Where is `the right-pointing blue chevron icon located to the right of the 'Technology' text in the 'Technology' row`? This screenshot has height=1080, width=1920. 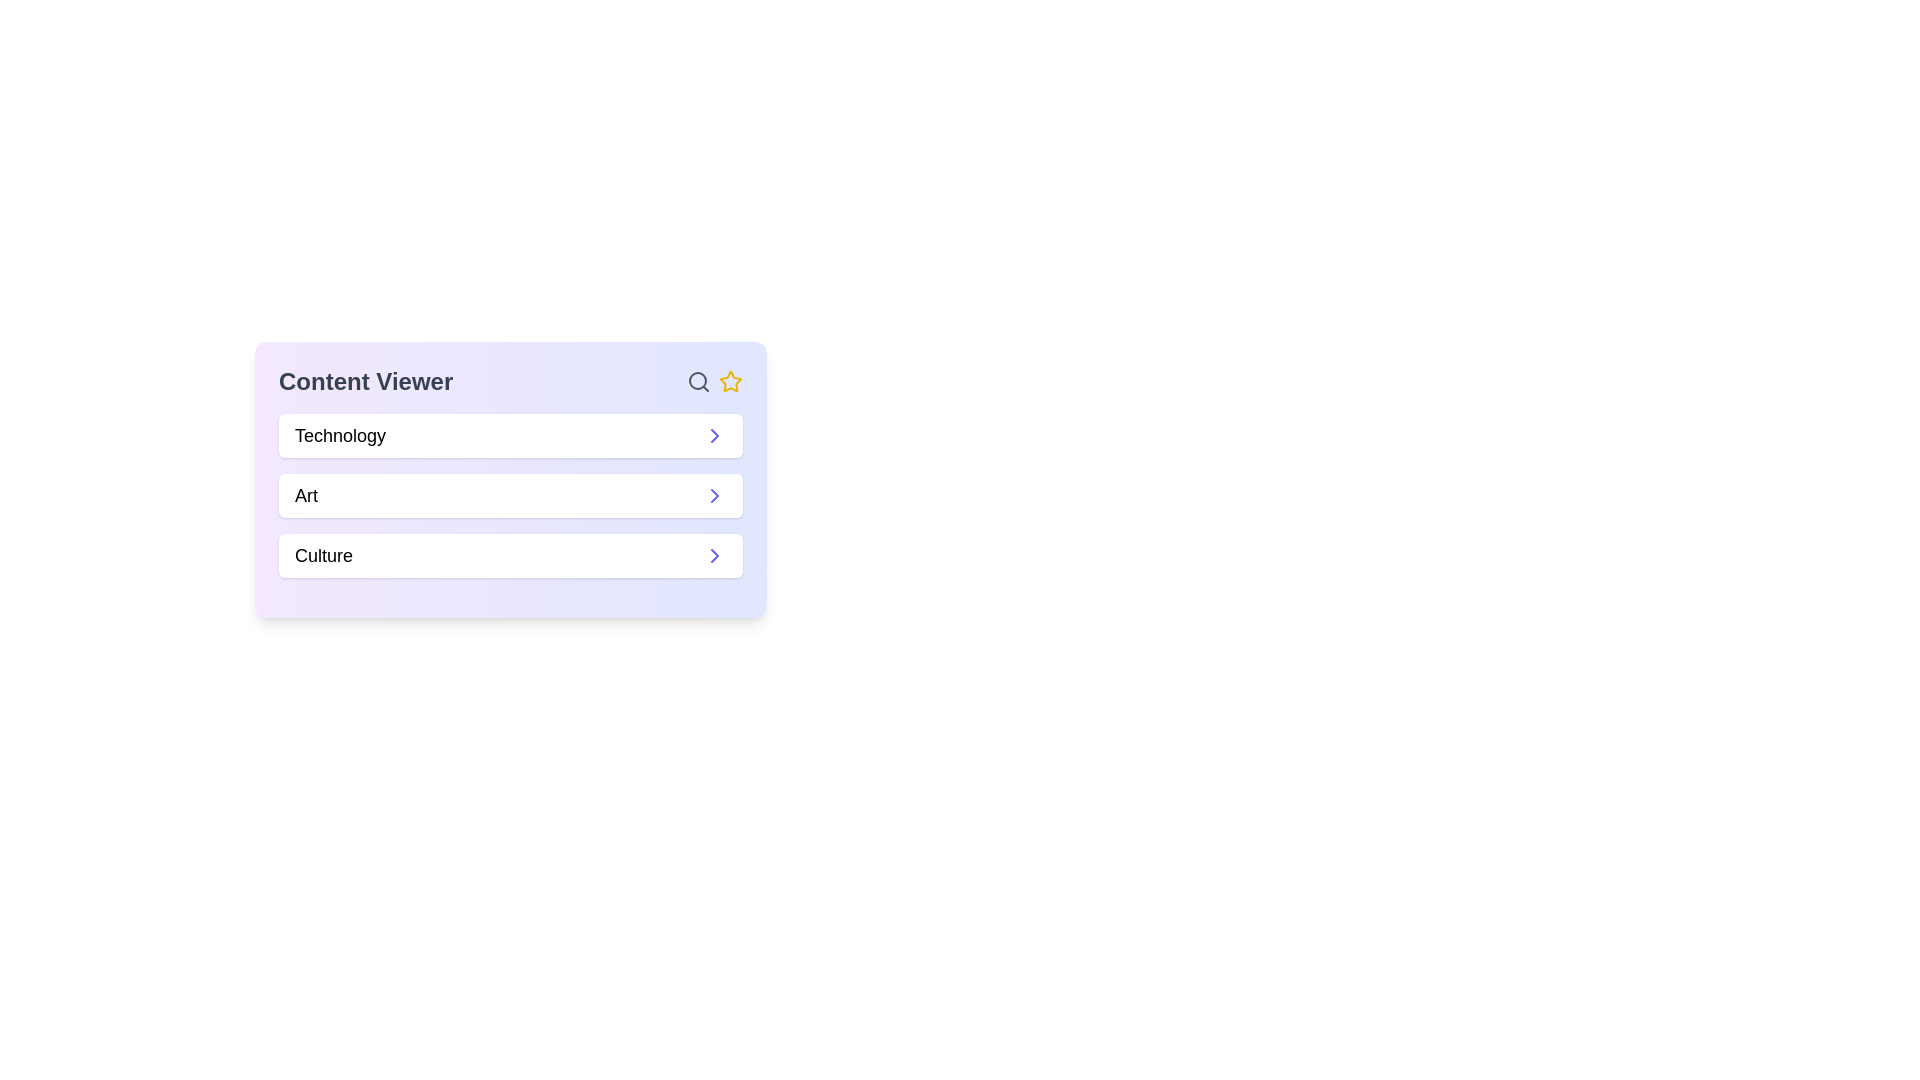 the right-pointing blue chevron icon located to the right of the 'Technology' text in the 'Technology' row is located at coordinates (715, 434).